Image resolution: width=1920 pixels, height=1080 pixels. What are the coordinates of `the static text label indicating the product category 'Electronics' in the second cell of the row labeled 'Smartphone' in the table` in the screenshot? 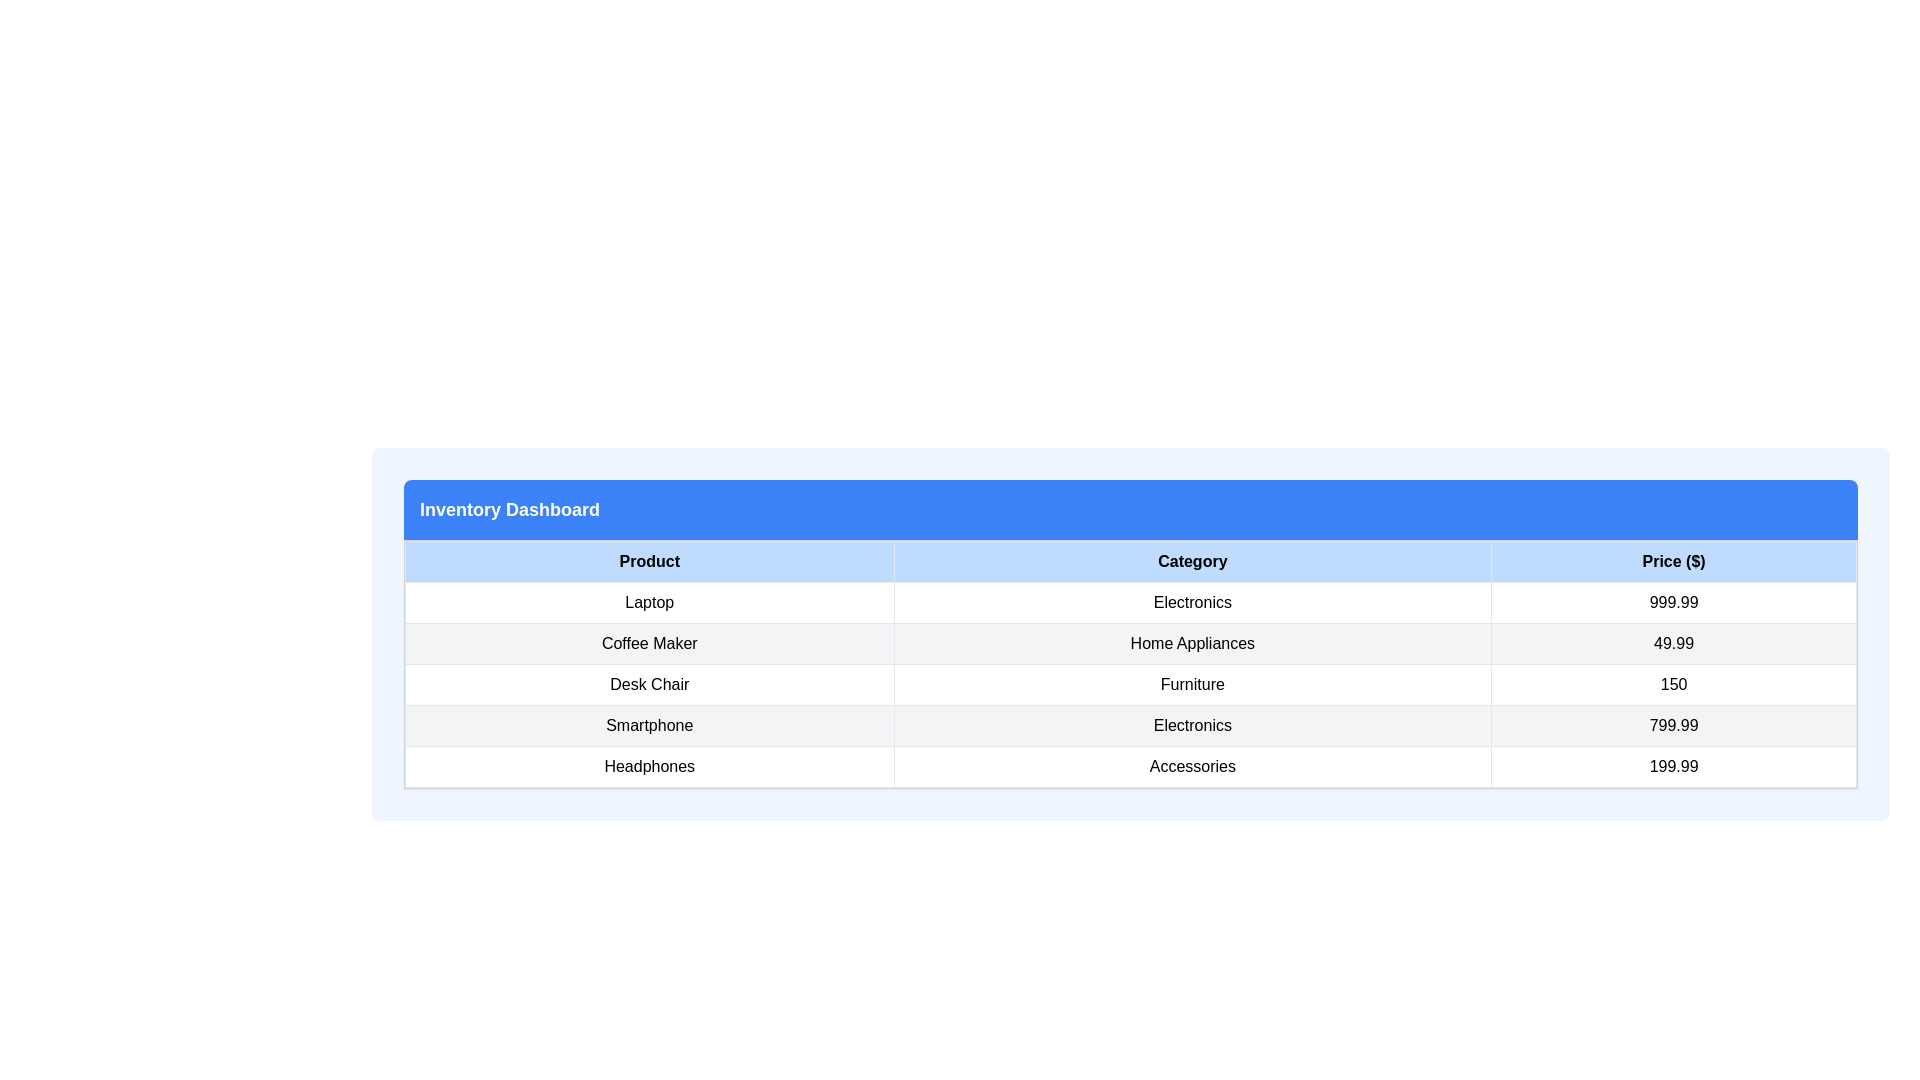 It's located at (1192, 725).